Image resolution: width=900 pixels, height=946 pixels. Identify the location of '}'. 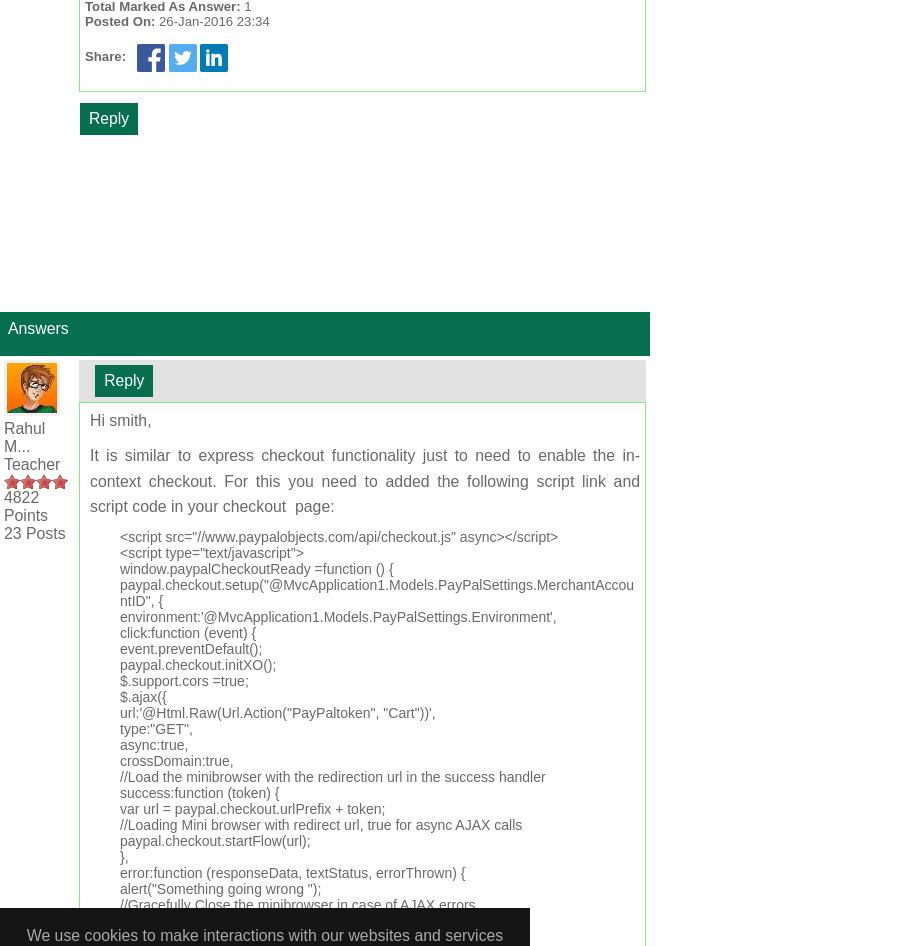
(122, 936).